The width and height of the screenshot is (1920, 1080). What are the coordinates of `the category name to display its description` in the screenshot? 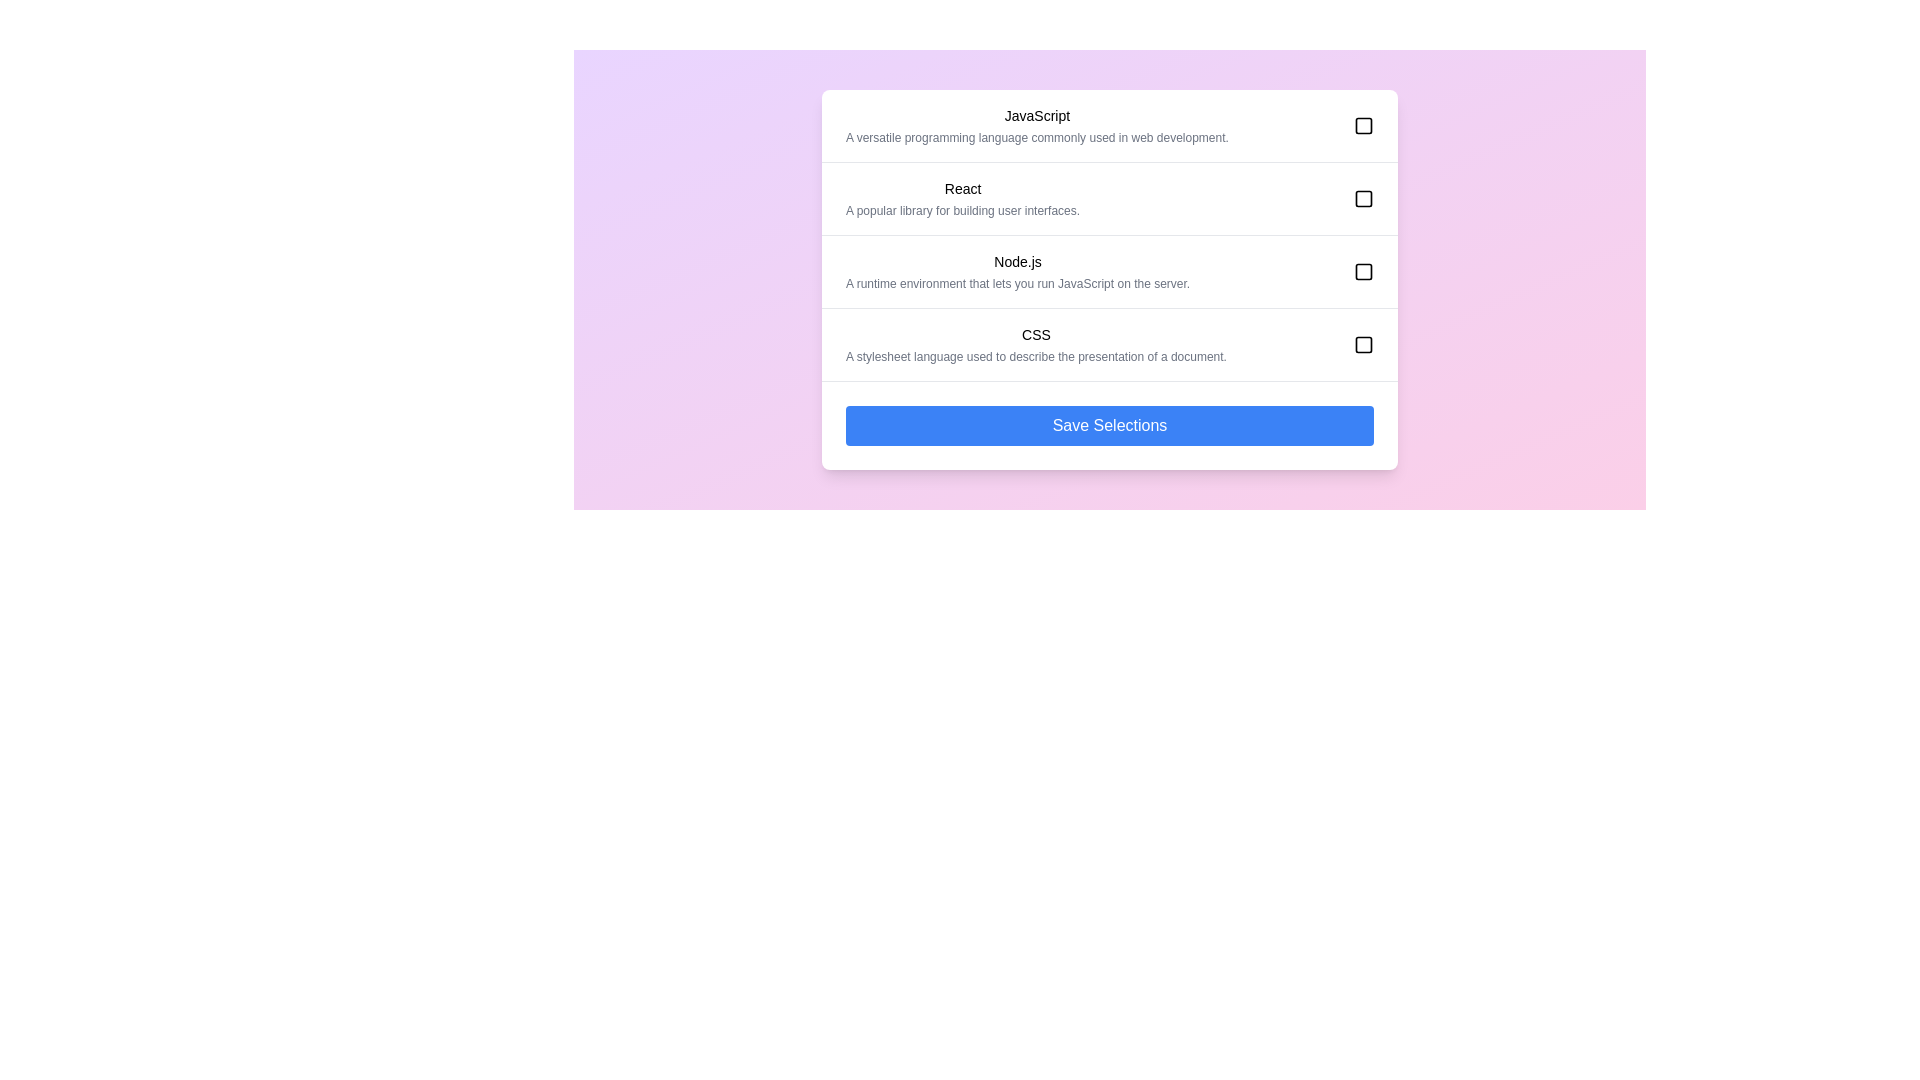 It's located at (1036, 115).